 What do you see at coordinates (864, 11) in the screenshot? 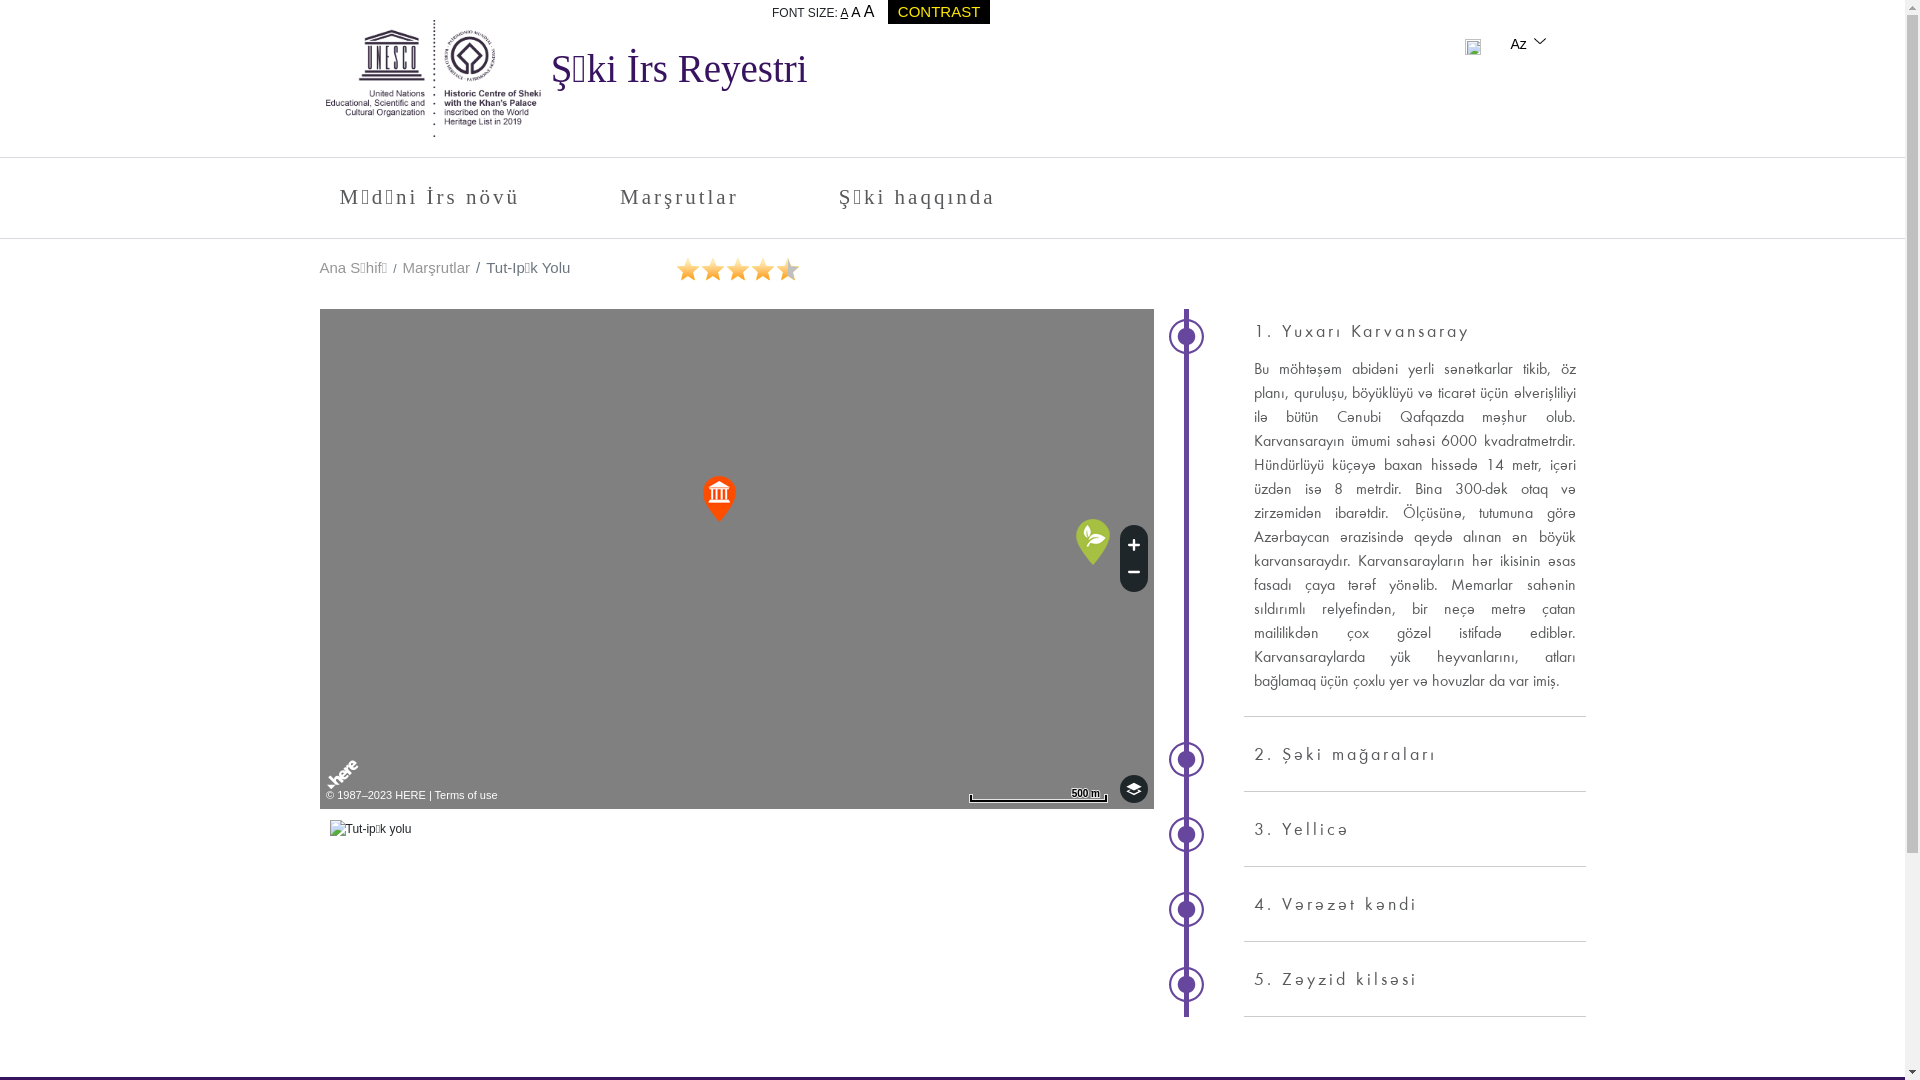
I see `'A'` at bounding box center [864, 11].